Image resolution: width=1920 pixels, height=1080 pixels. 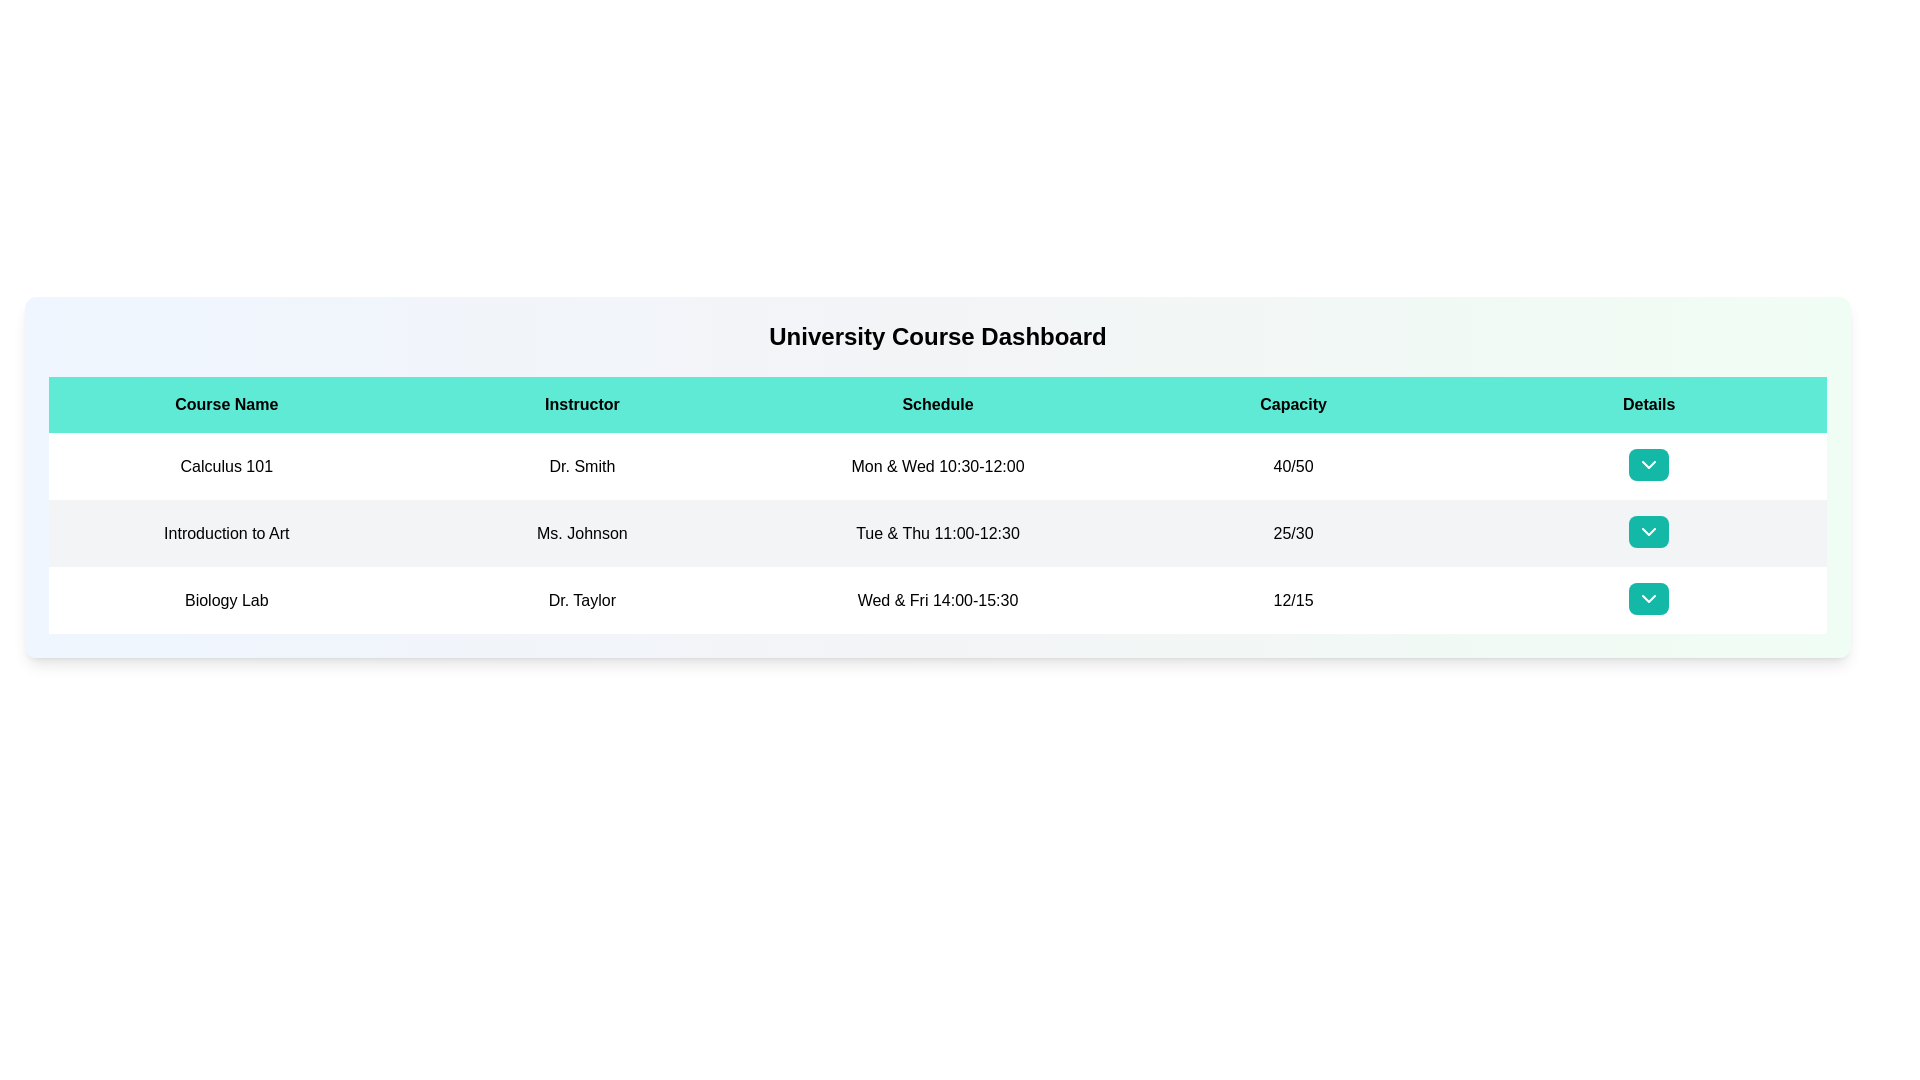 I want to click on the 'Details' button with an icon for the 'Biology Lab' course, so click(x=1649, y=597).